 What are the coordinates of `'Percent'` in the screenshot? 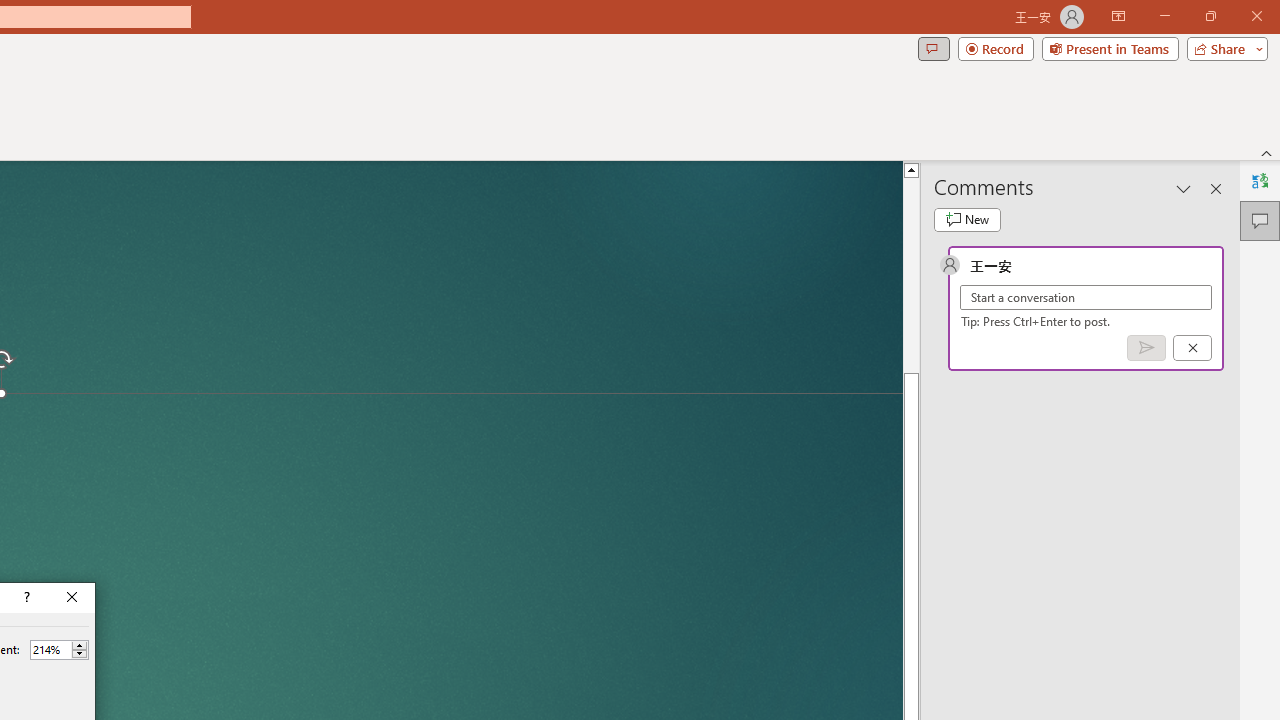 It's located at (59, 650).